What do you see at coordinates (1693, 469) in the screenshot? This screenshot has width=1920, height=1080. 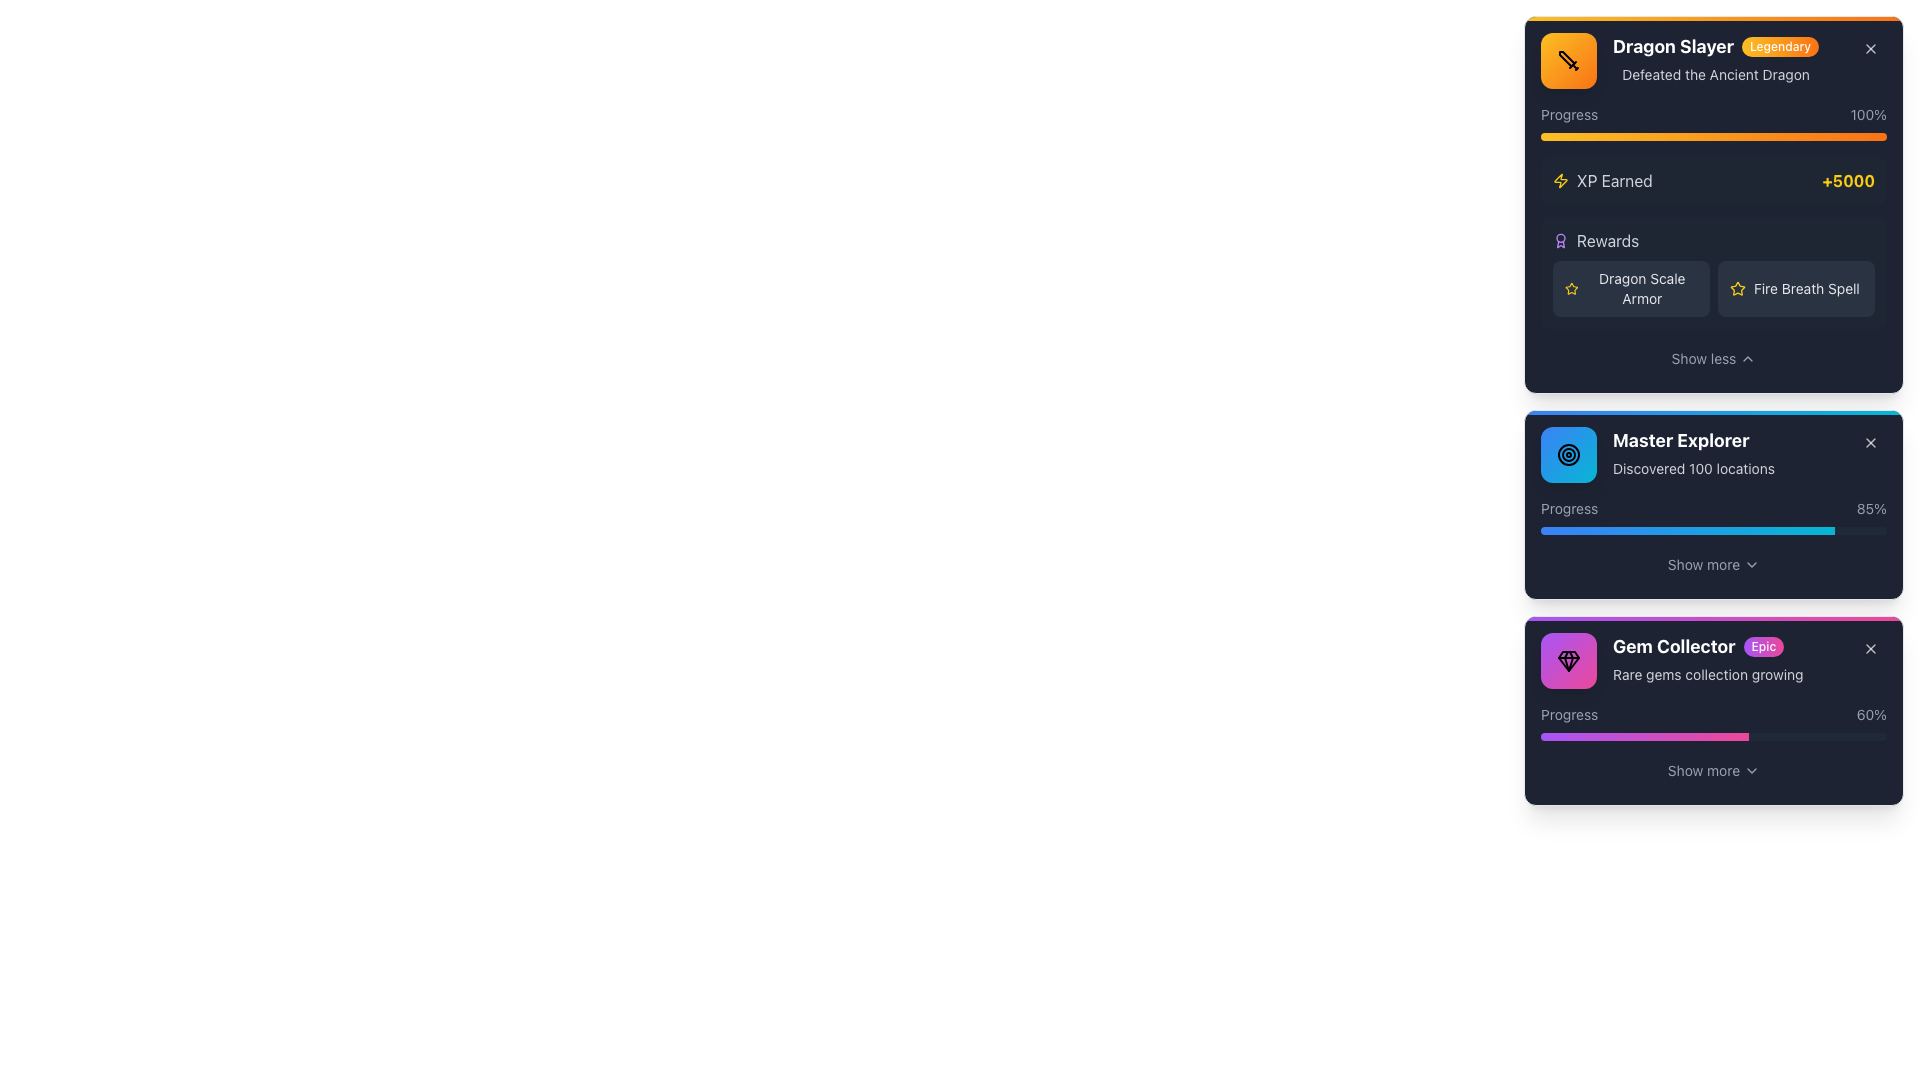 I see `the Informational text label located beneath the title 'Master Explorer' and above the progress bar in the achievement card` at bounding box center [1693, 469].